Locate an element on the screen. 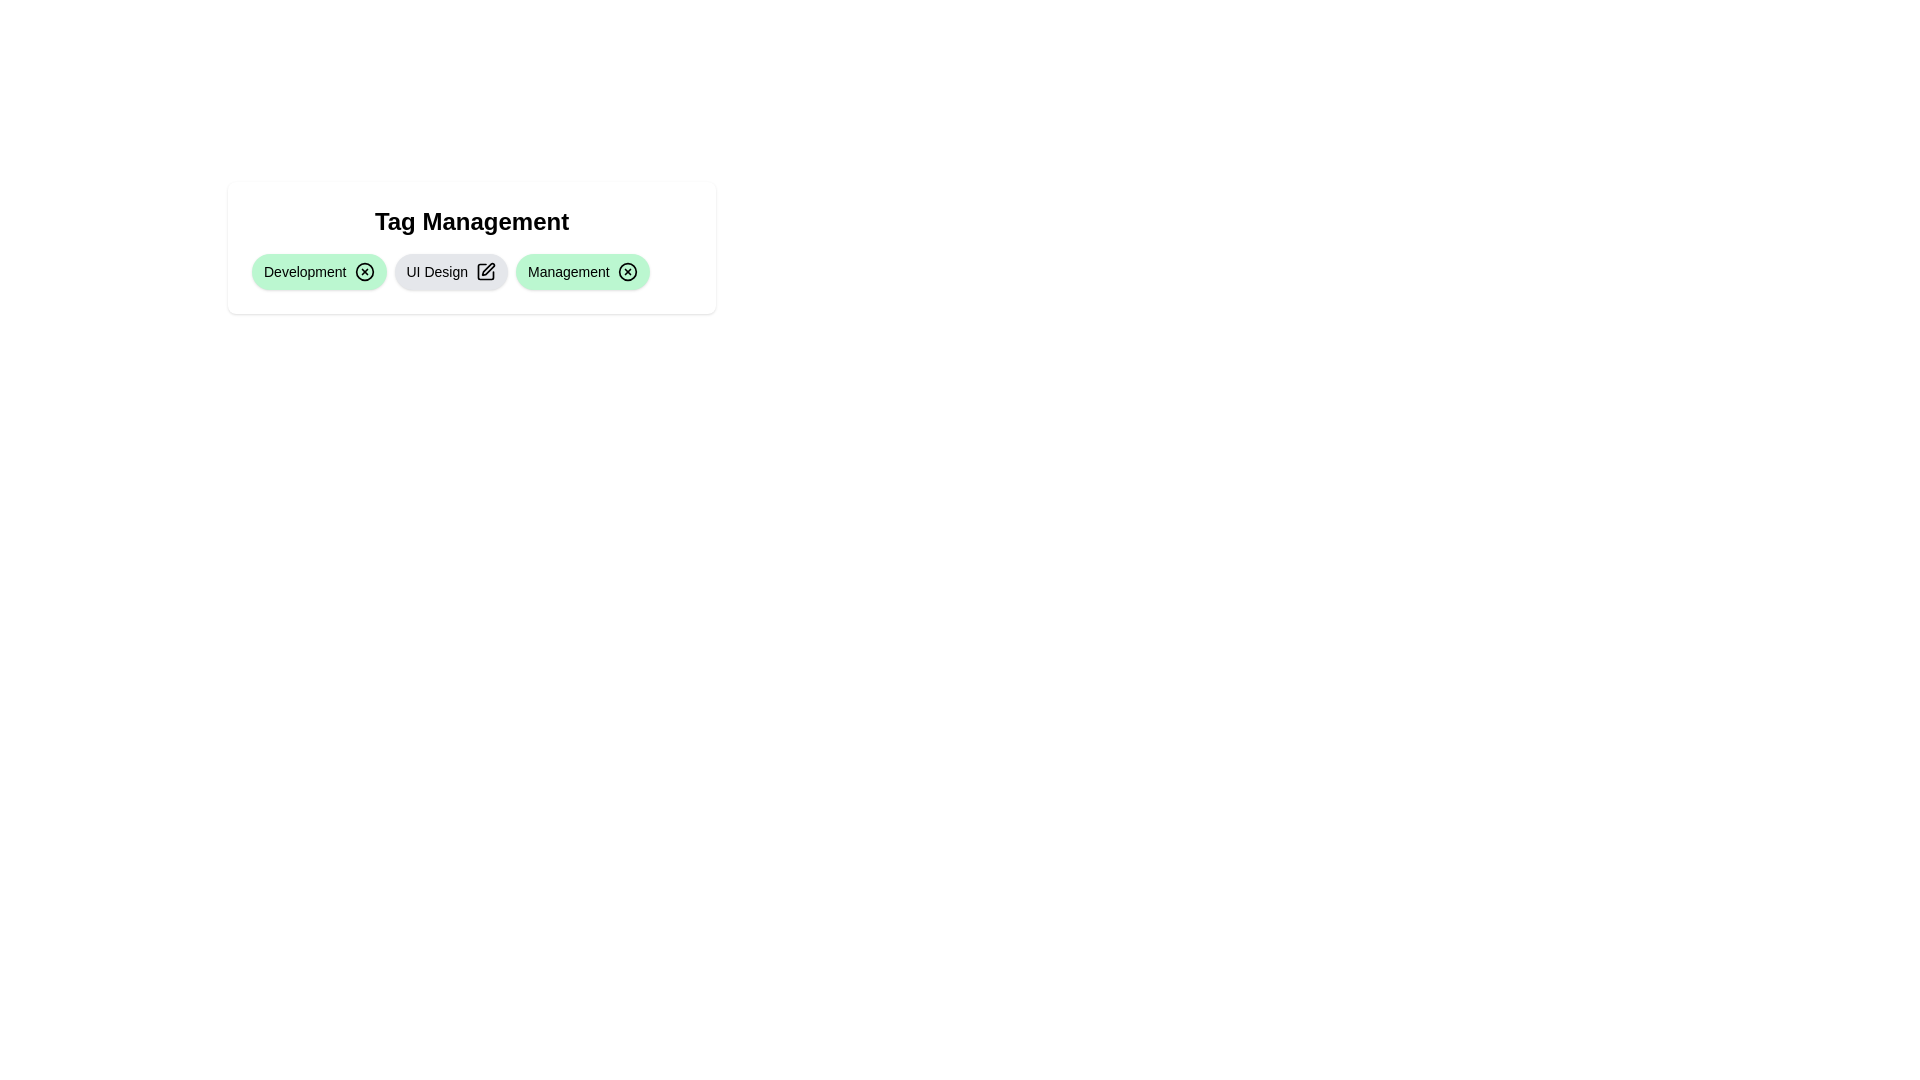  the tag labeled Development is located at coordinates (318, 272).